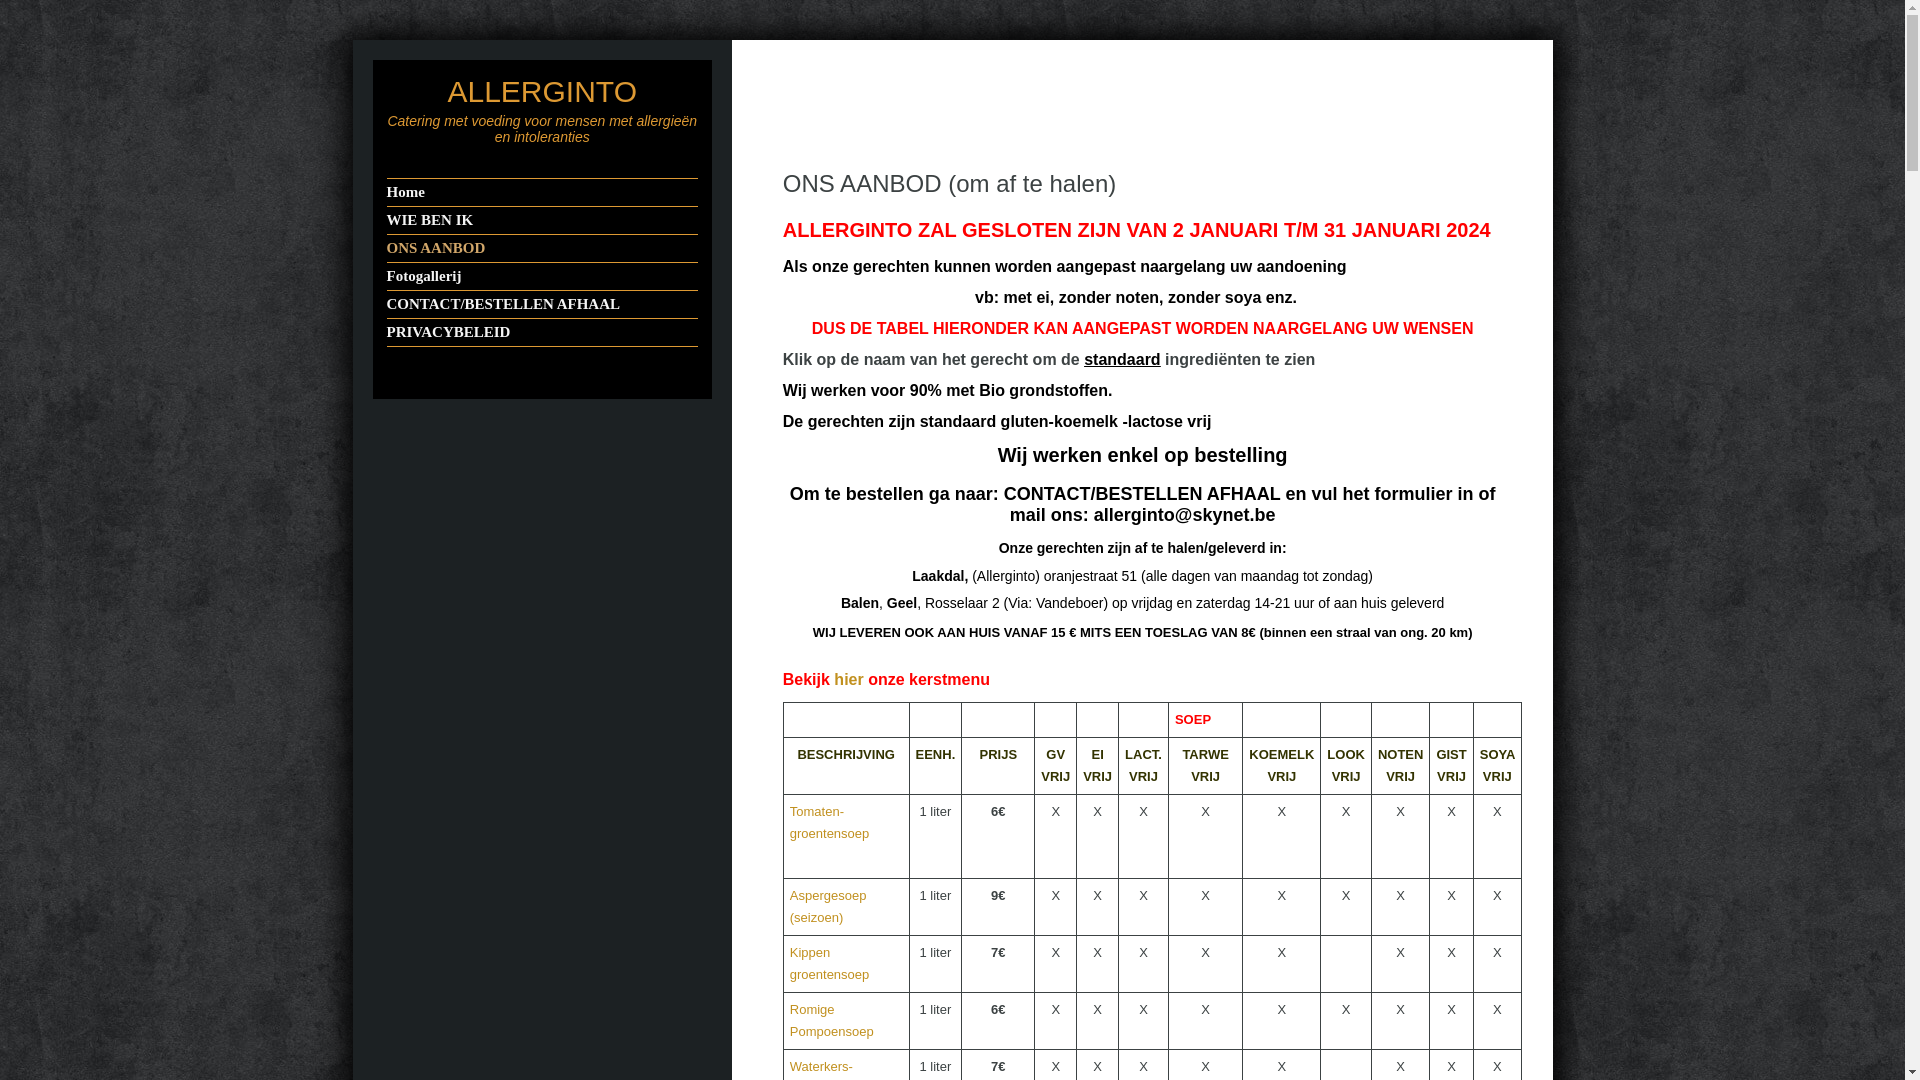 The height and width of the screenshot is (1080, 1920). Describe the element at coordinates (541, 331) in the screenshot. I see `'PRIVACYBELEID'` at that location.